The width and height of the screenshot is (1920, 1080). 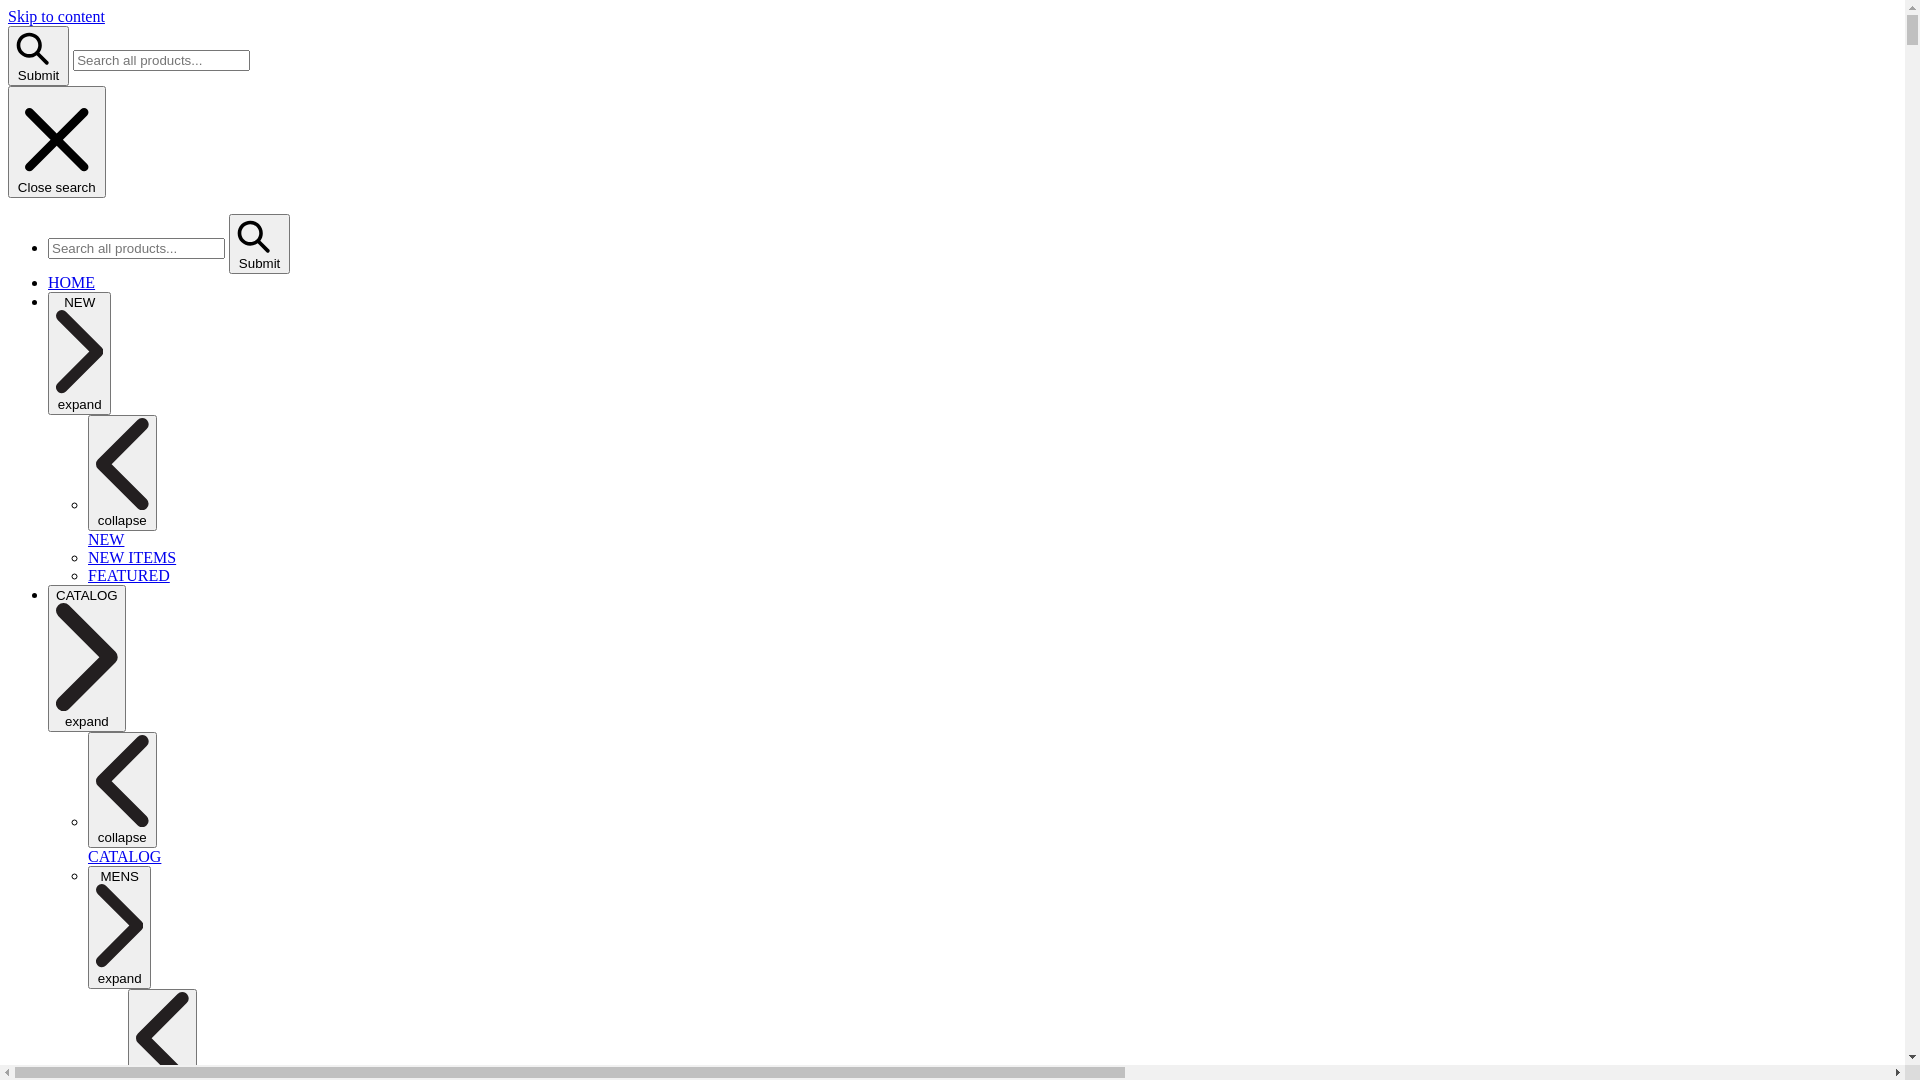 I want to click on 'Submit', so click(x=258, y=242).